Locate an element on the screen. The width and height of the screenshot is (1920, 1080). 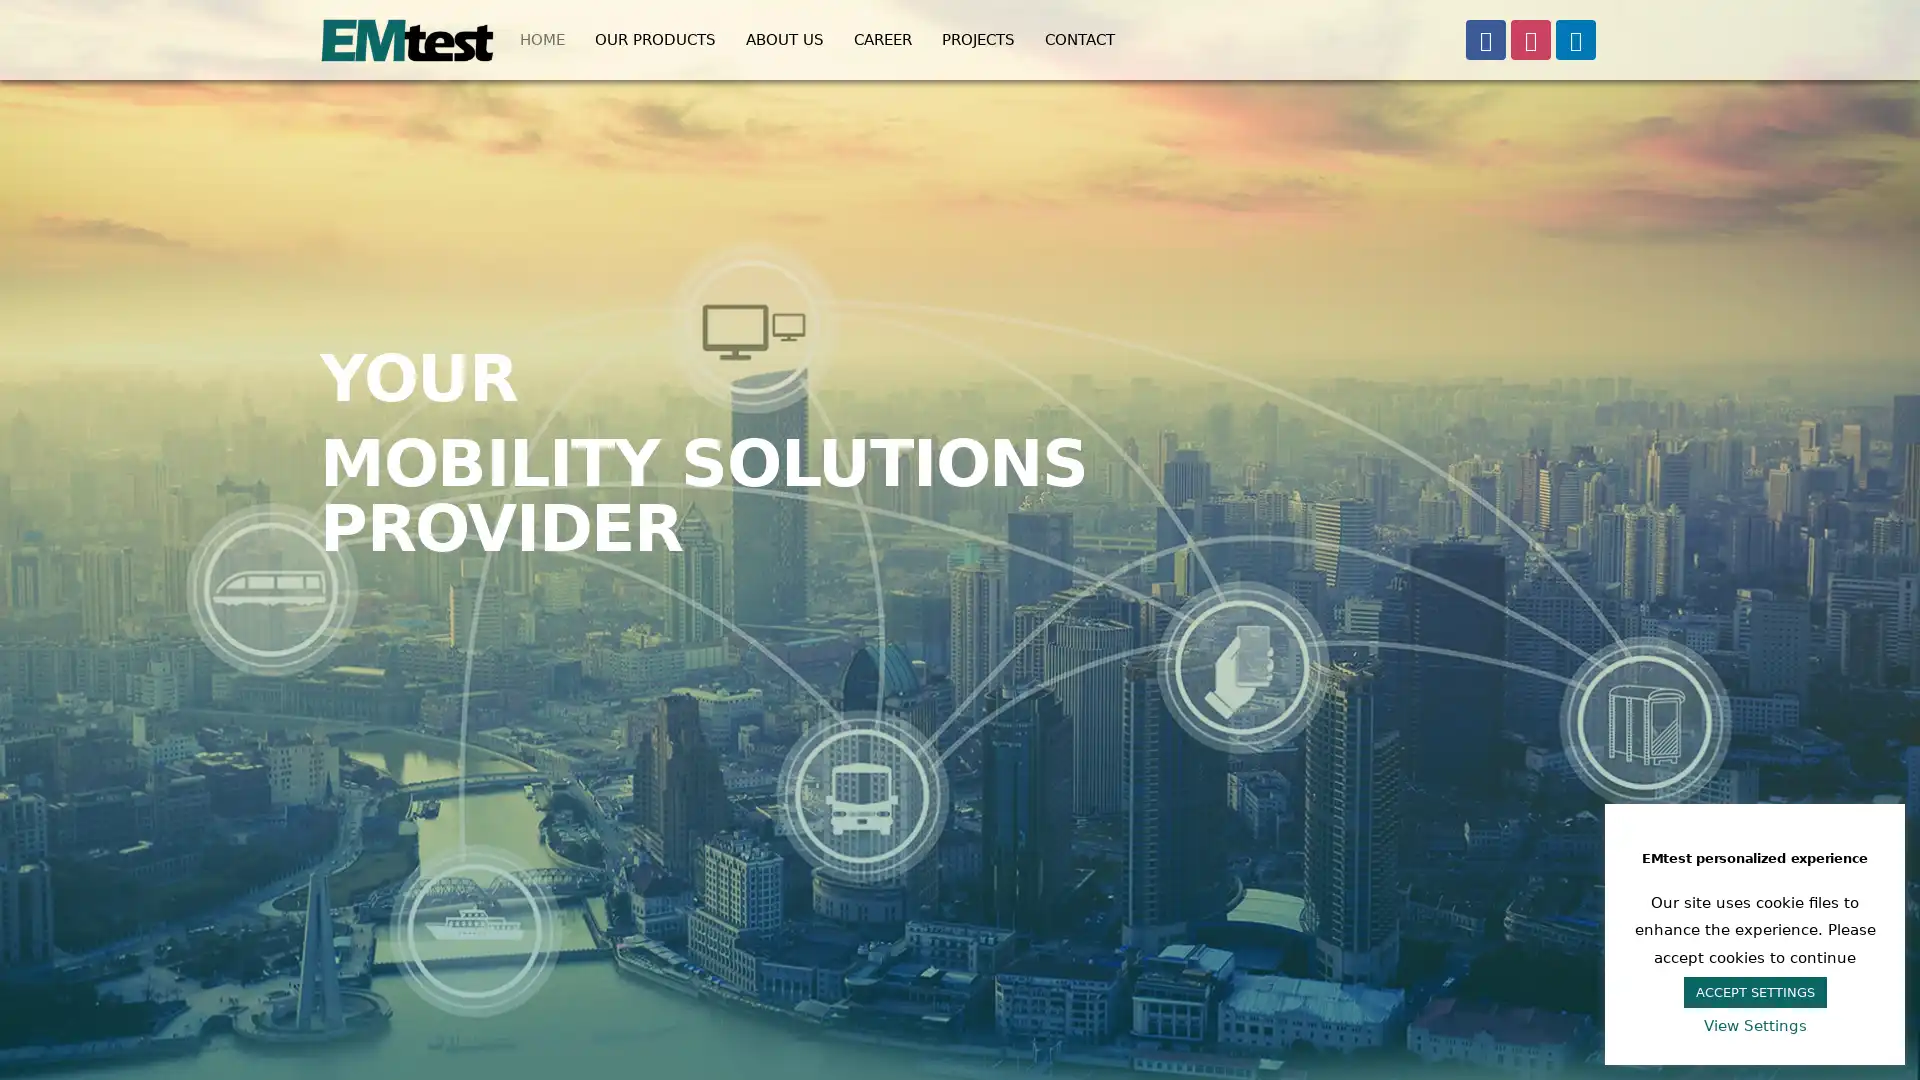
View Settings is located at coordinates (1753, 1026).